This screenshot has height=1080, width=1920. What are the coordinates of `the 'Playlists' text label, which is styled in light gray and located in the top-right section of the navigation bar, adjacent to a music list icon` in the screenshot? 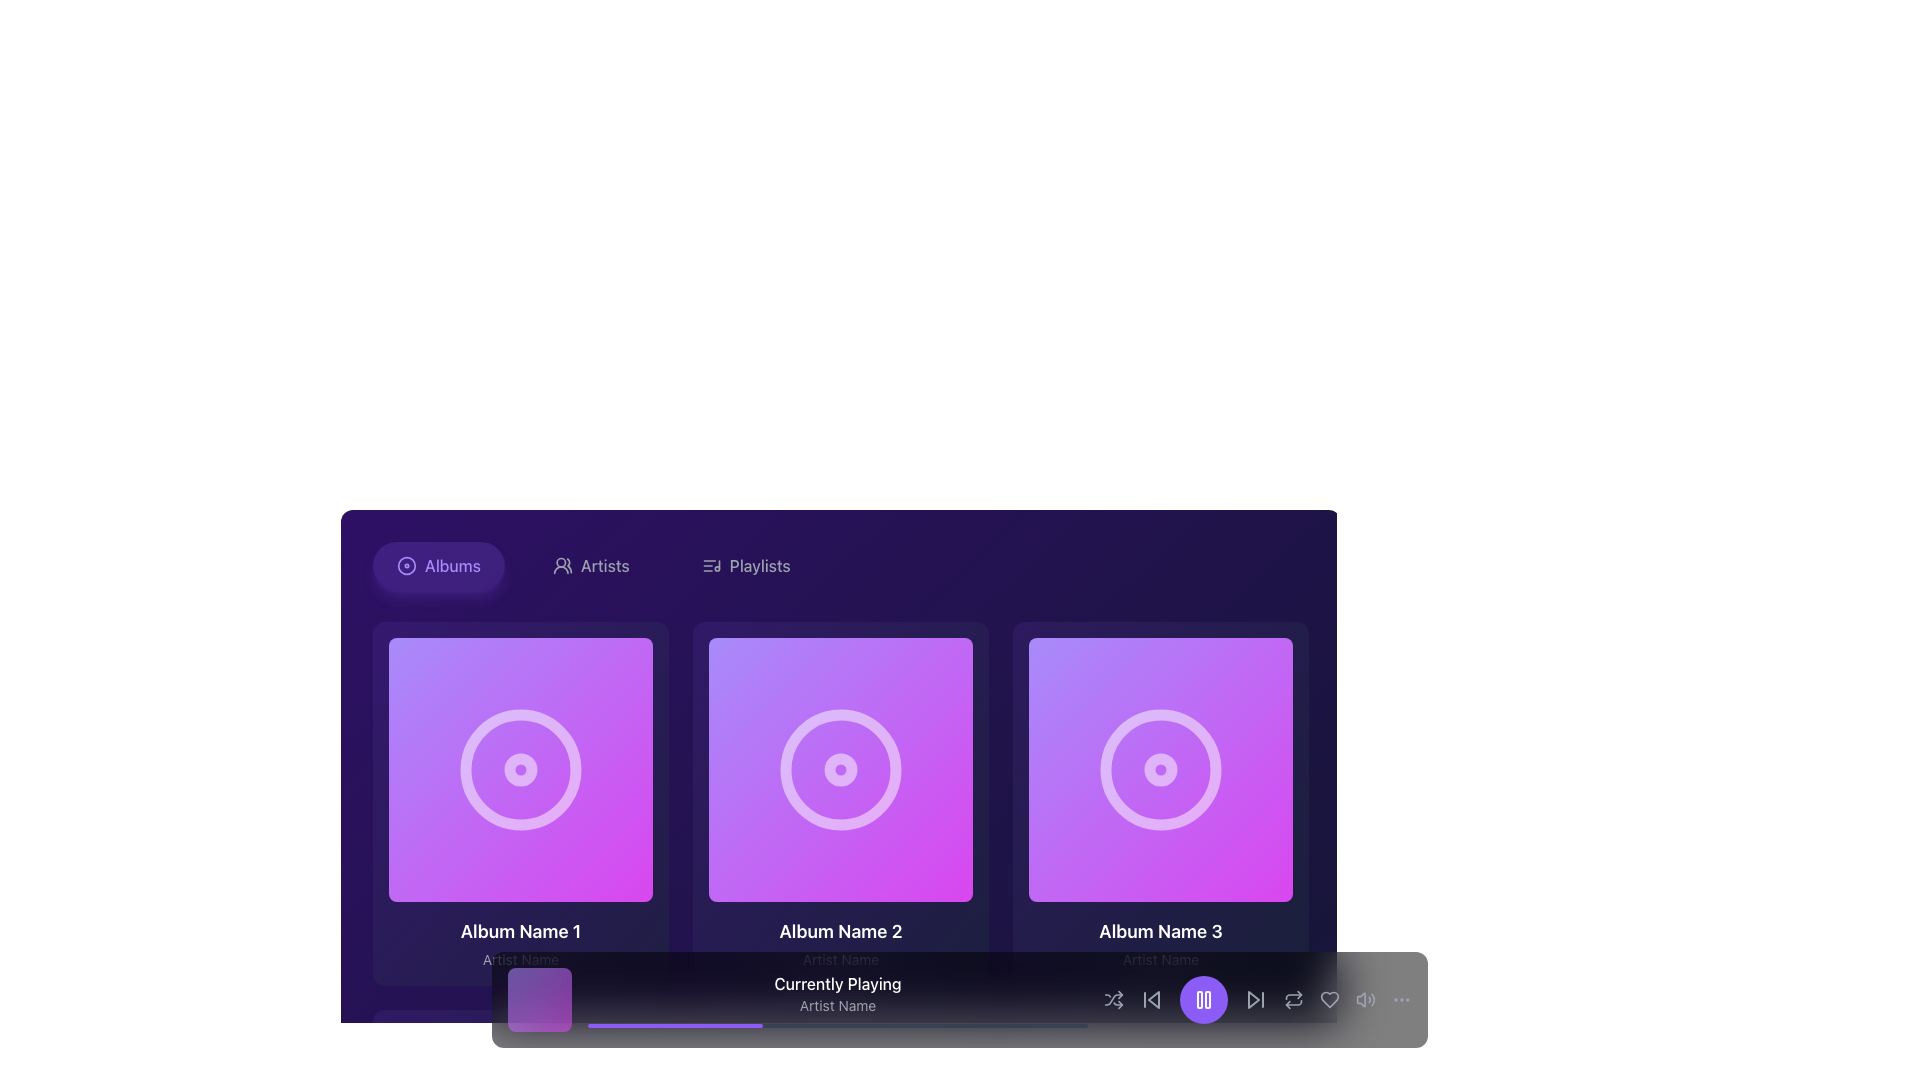 It's located at (759, 566).